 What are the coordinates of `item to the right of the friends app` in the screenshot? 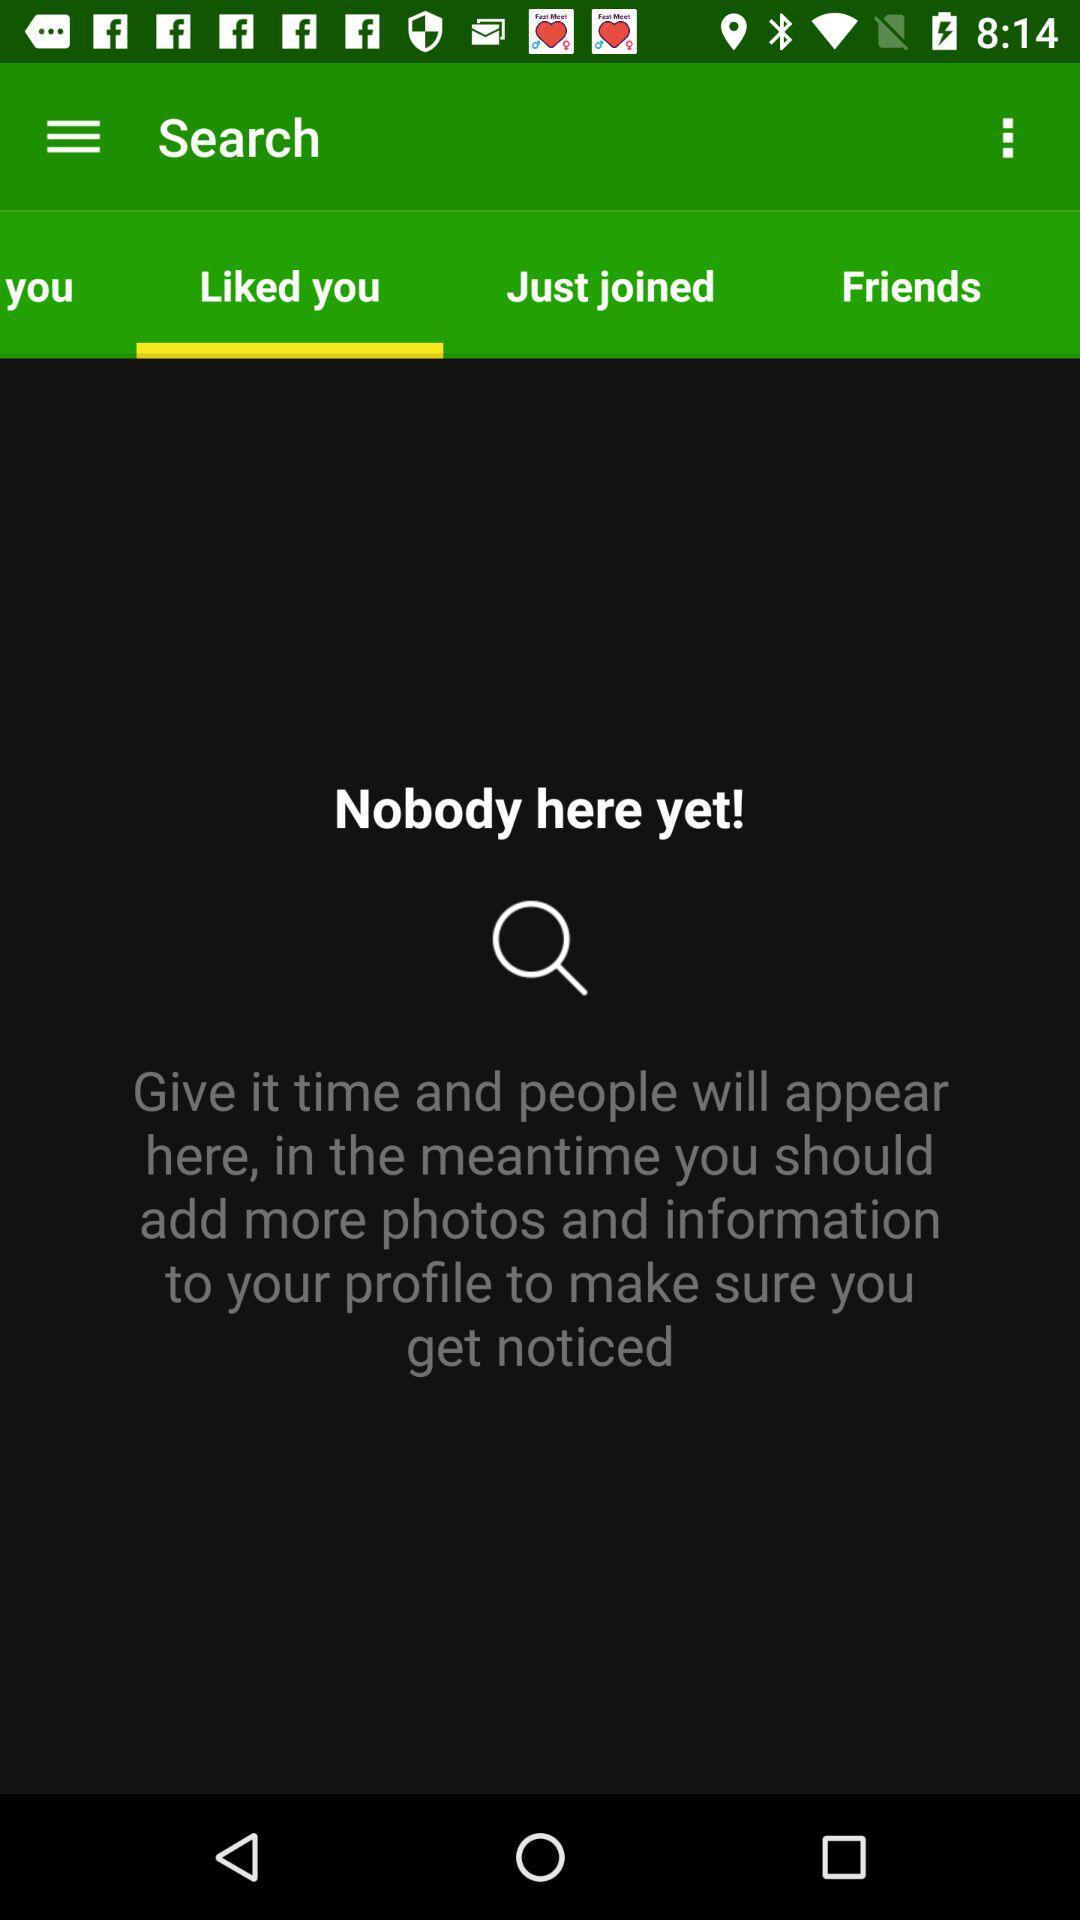 It's located at (1061, 283).